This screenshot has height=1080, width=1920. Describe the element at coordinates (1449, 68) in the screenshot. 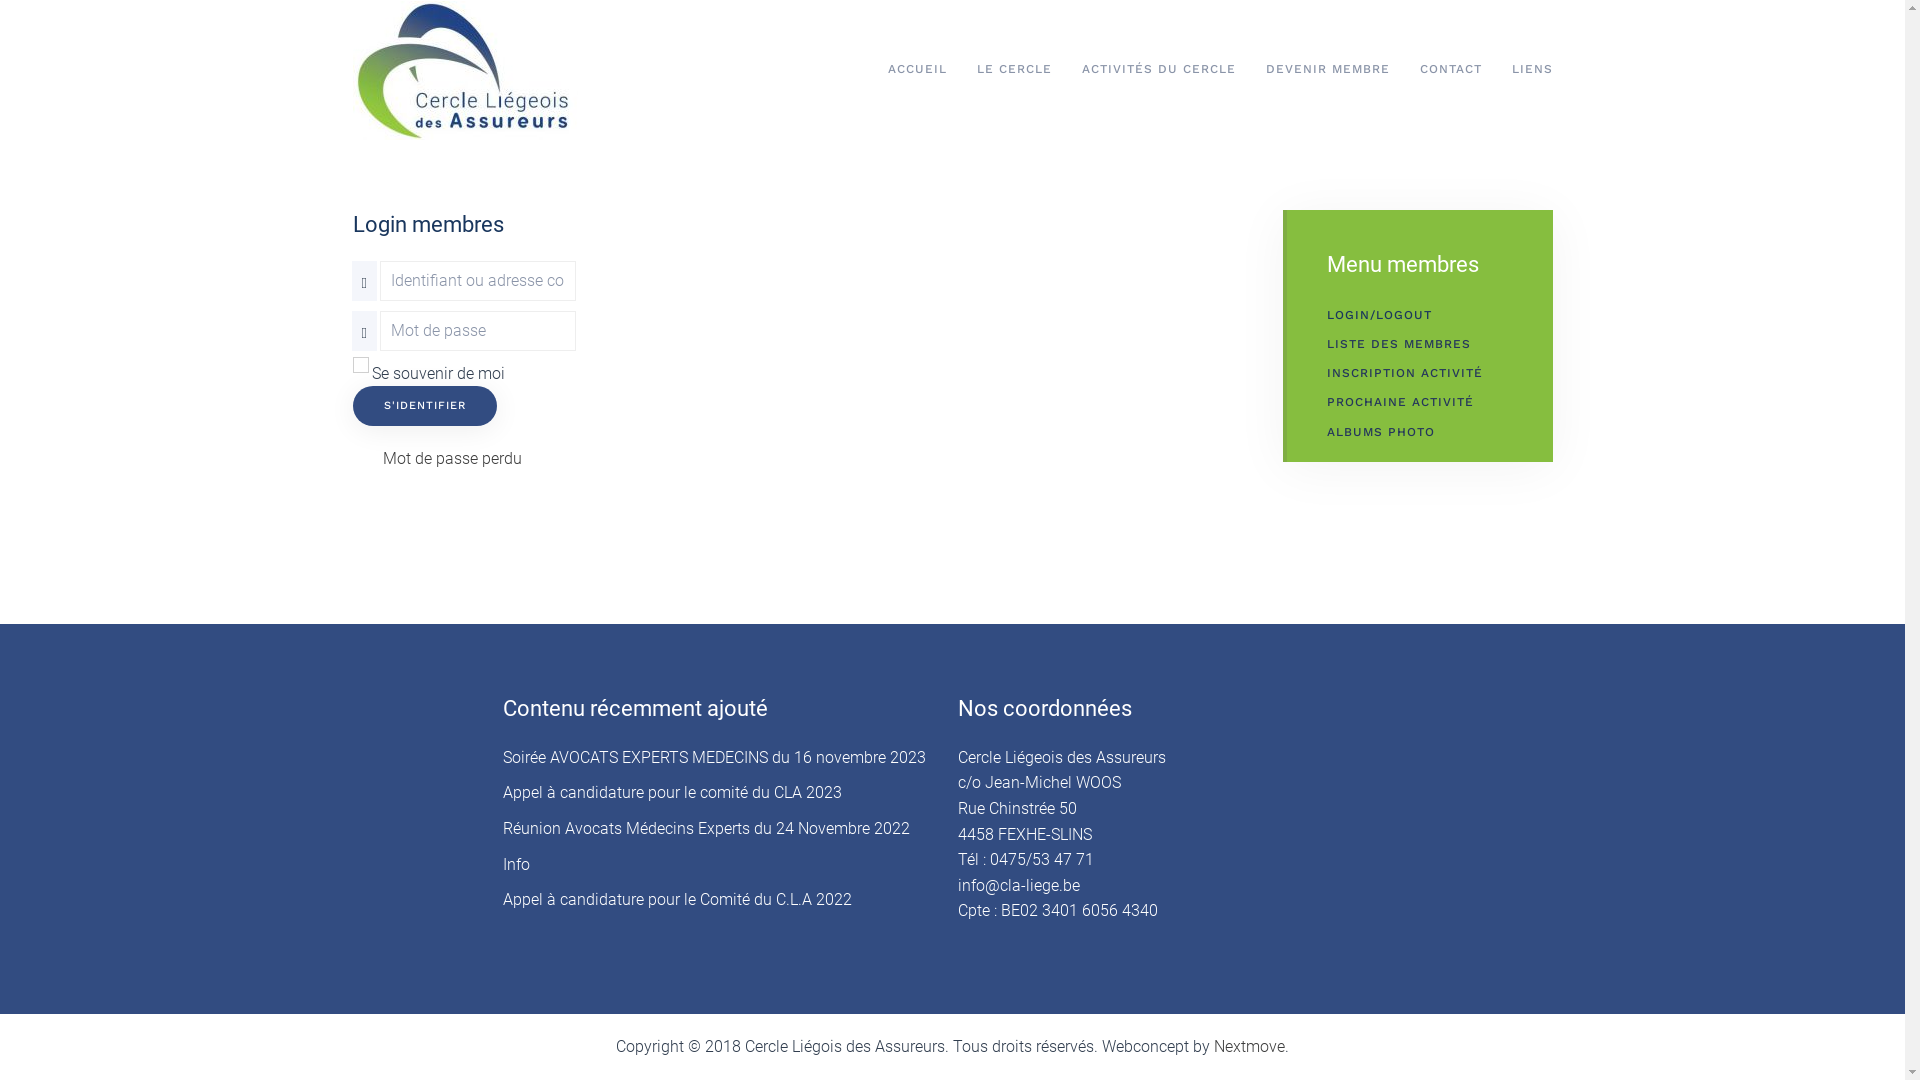

I see `'CONTACT'` at that location.